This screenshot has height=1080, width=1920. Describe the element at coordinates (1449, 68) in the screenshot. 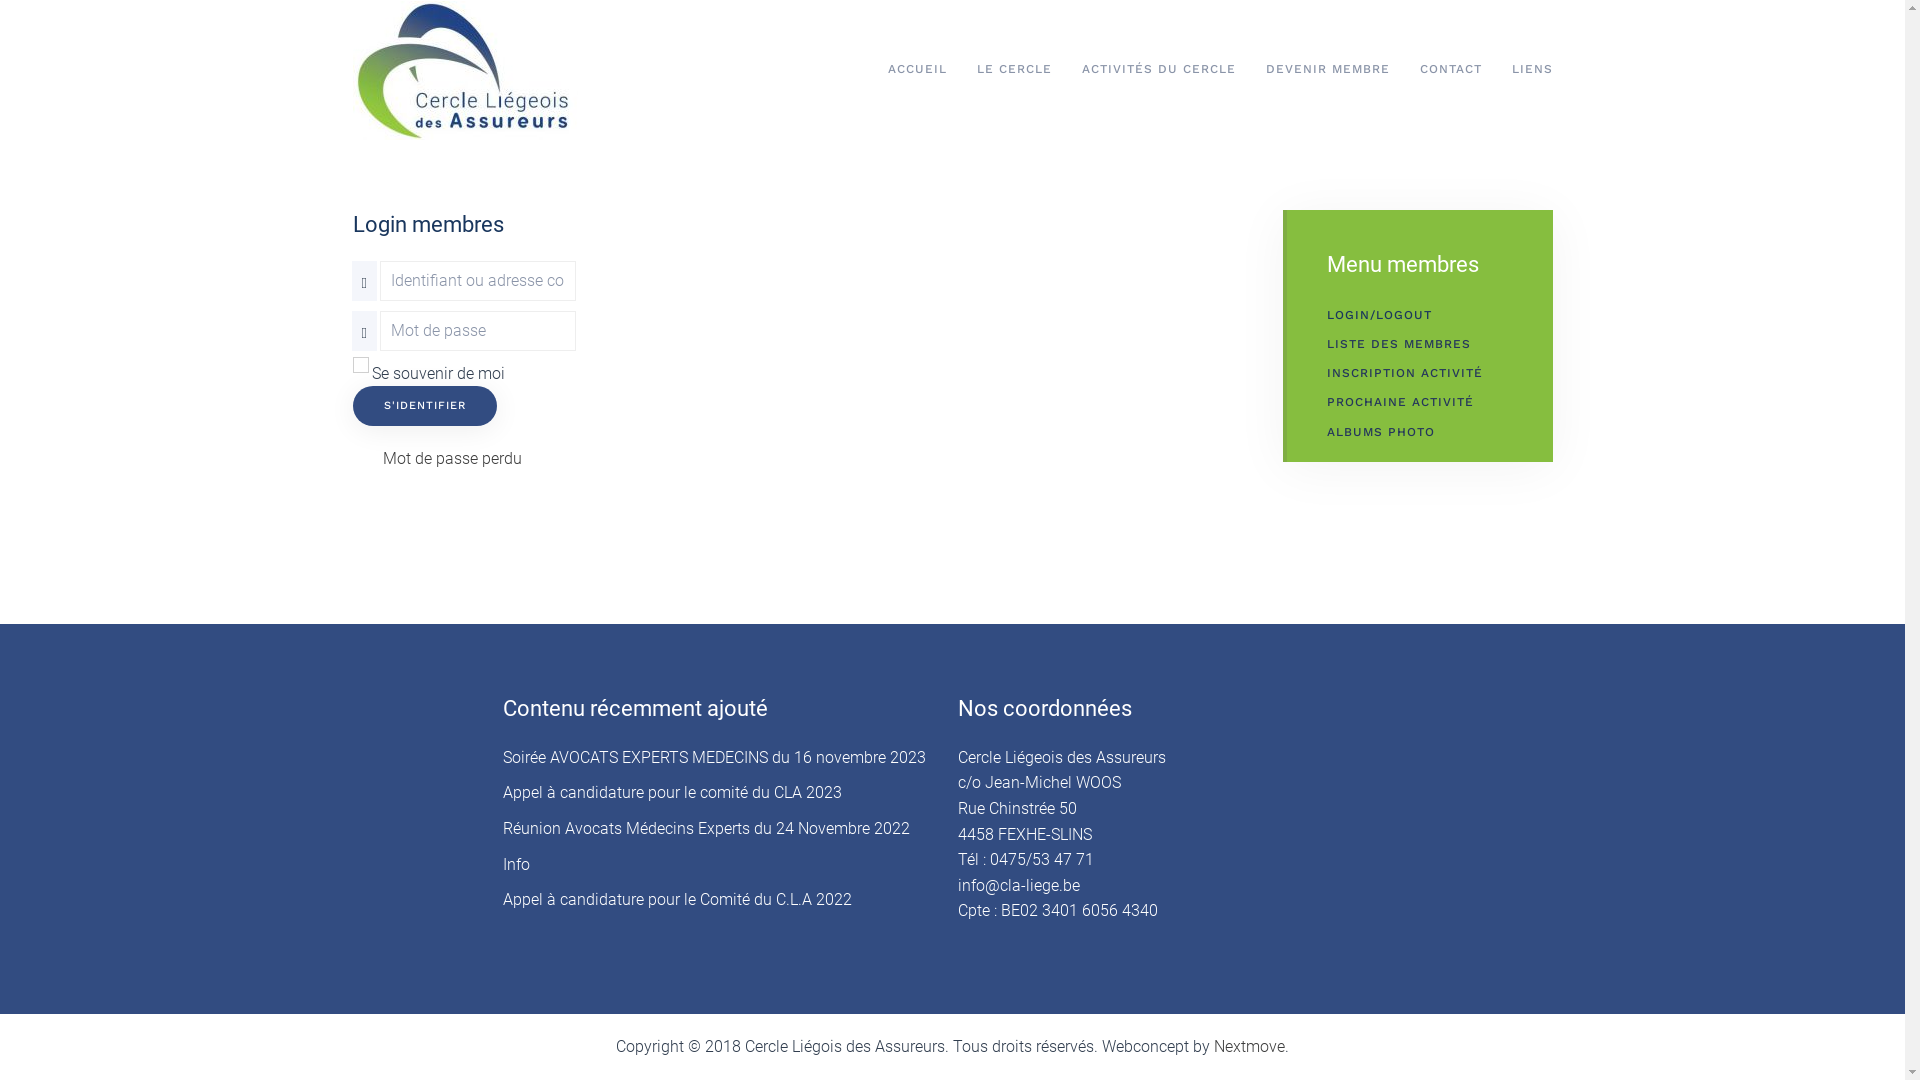

I see `'CONTACT'` at that location.